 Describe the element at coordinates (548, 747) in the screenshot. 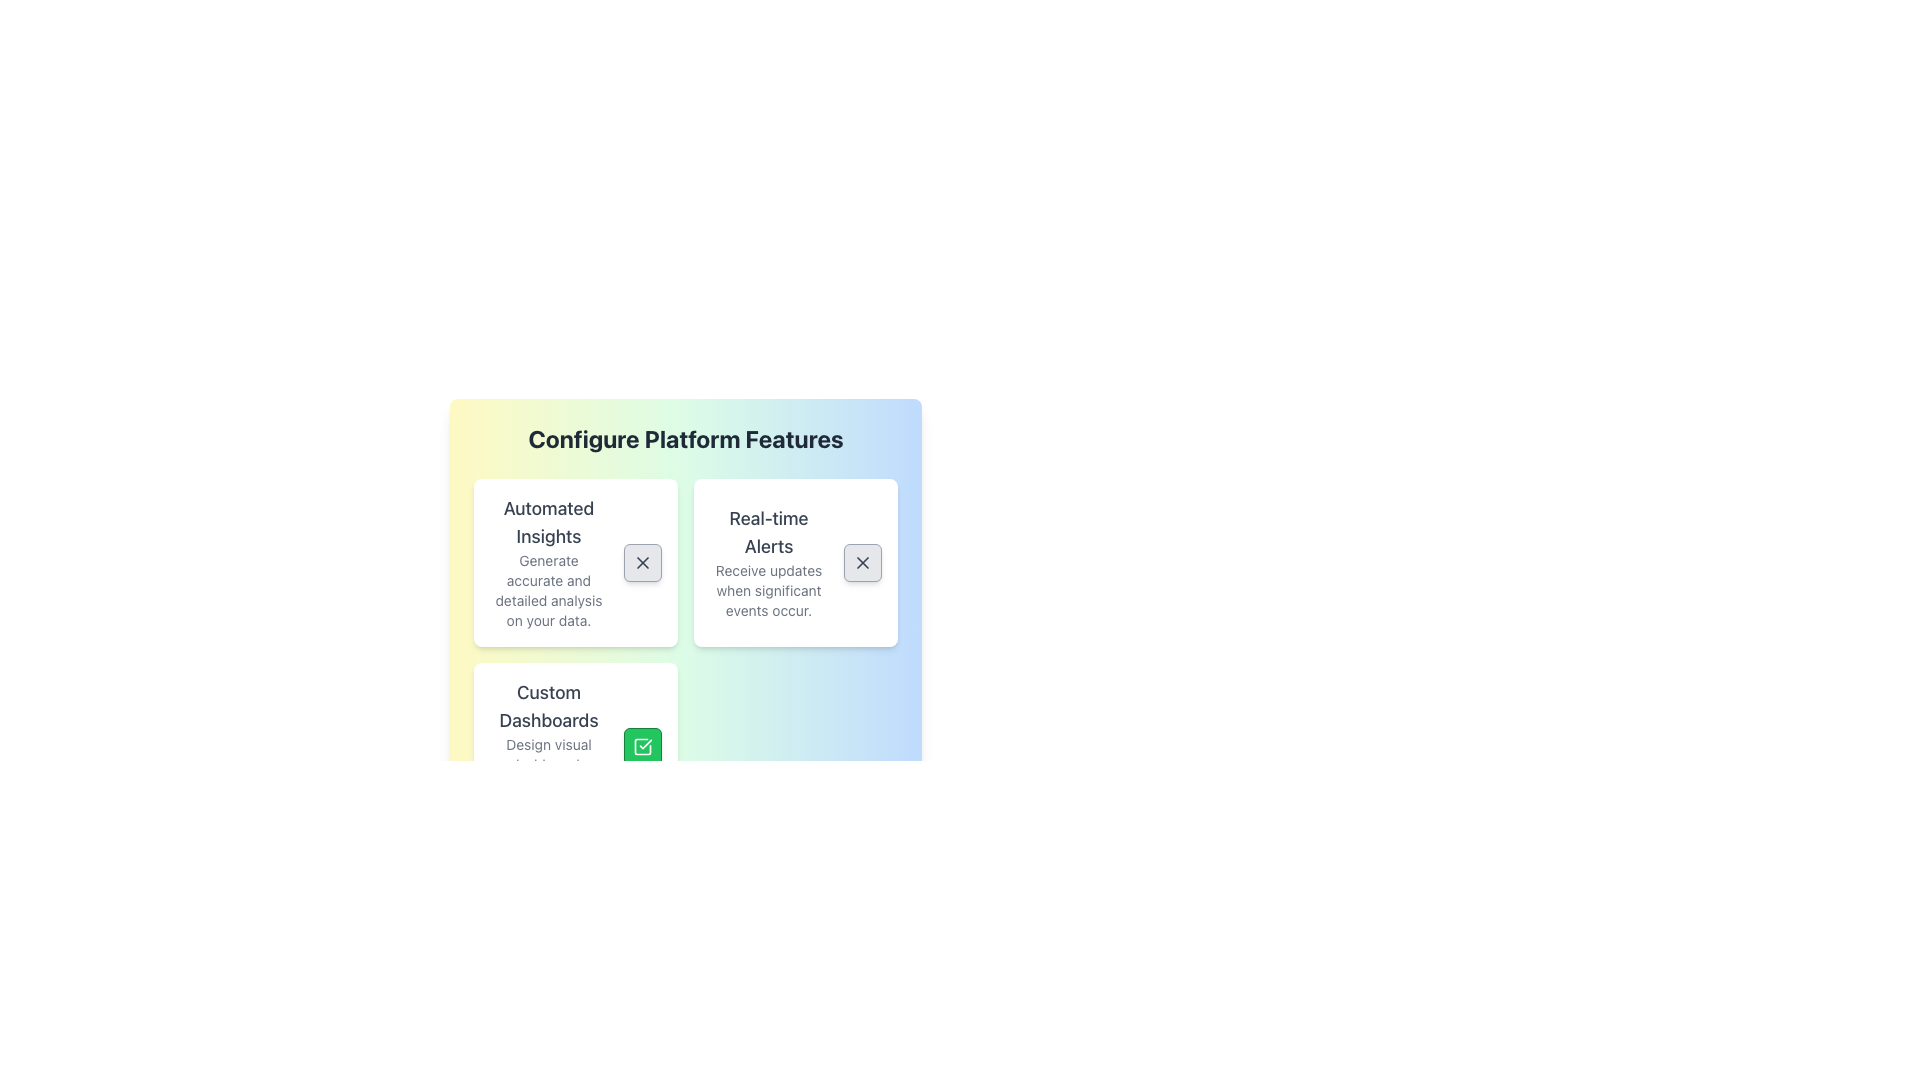

I see `text from the Text Block containing 'Custom Dashboards' and 'Design visual dashboards catered to your needs.' located at the bottom left of the visible cards under 'Configure Platform Features.'` at that location.